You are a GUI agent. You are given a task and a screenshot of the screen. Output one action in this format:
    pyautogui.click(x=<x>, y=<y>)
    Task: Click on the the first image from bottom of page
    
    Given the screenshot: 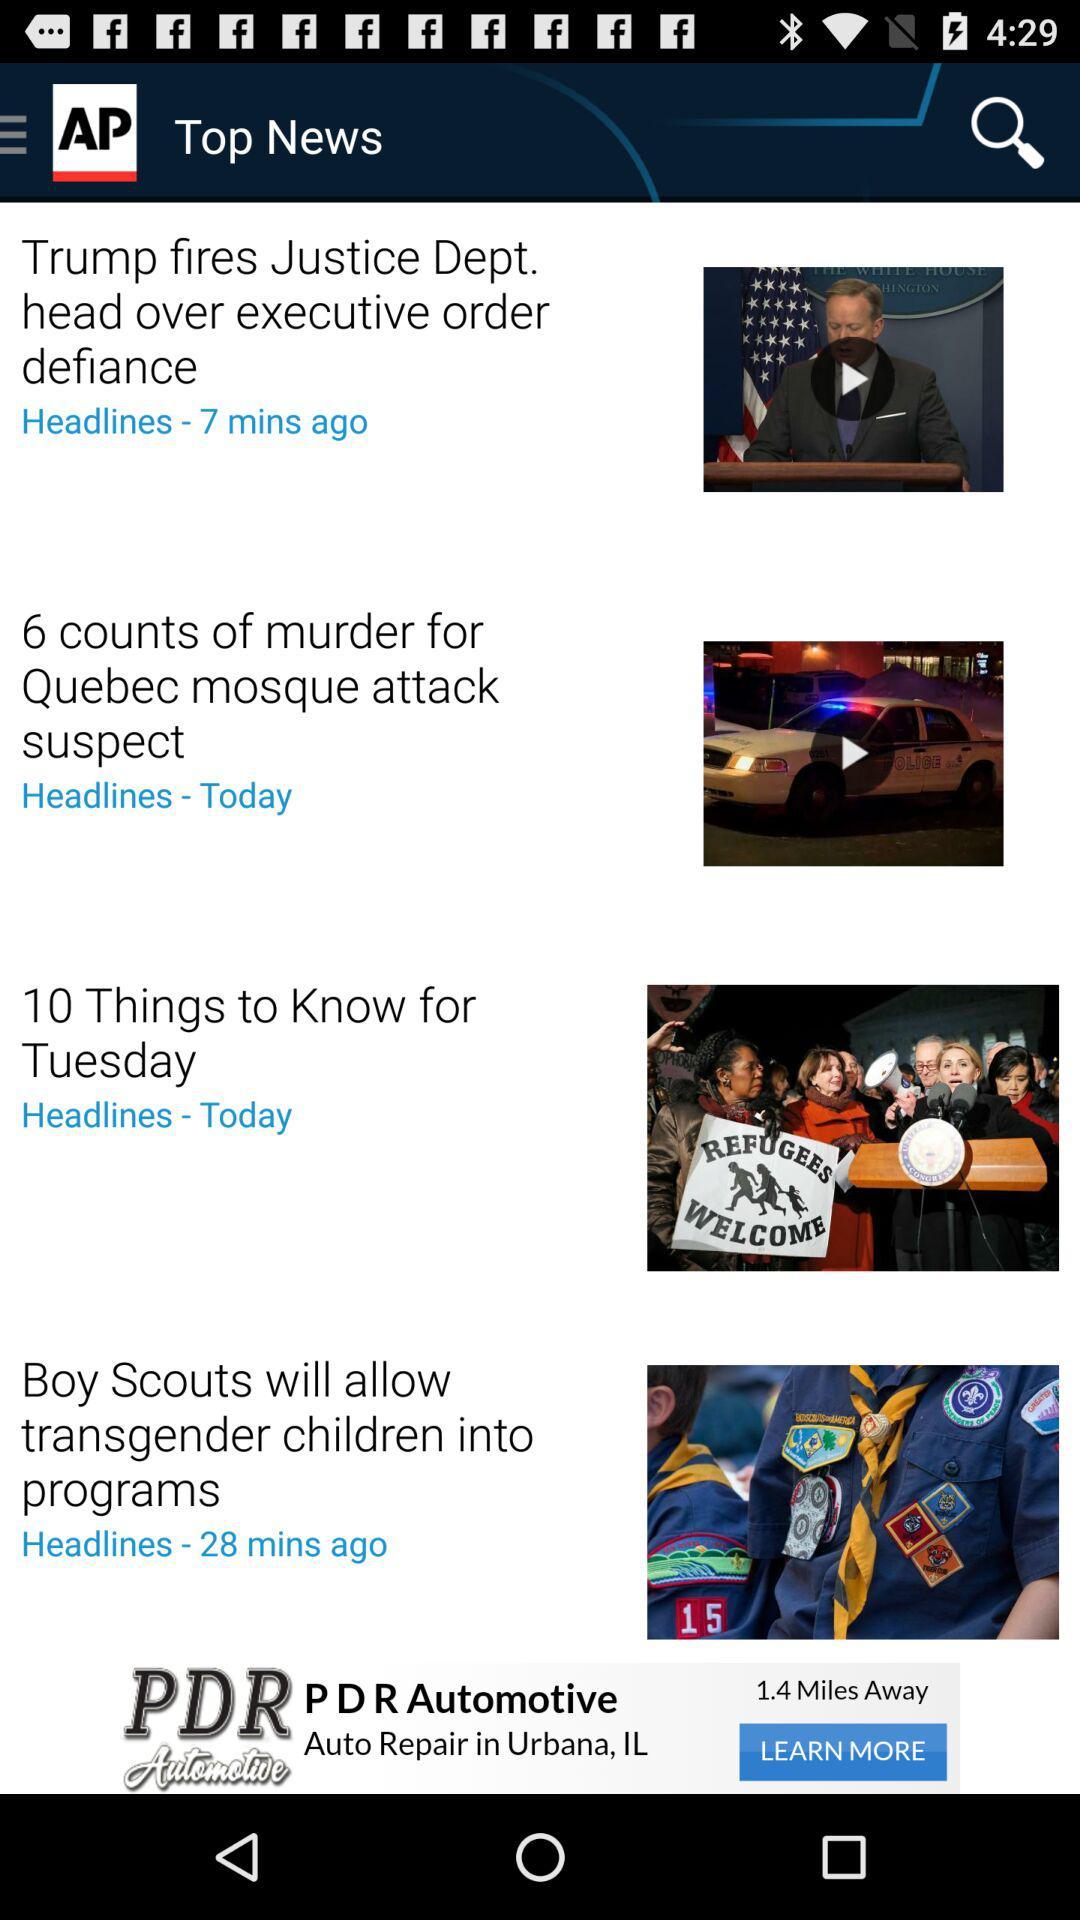 What is the action you would take?
    pyautogui.click(x=852, y=1502)
    